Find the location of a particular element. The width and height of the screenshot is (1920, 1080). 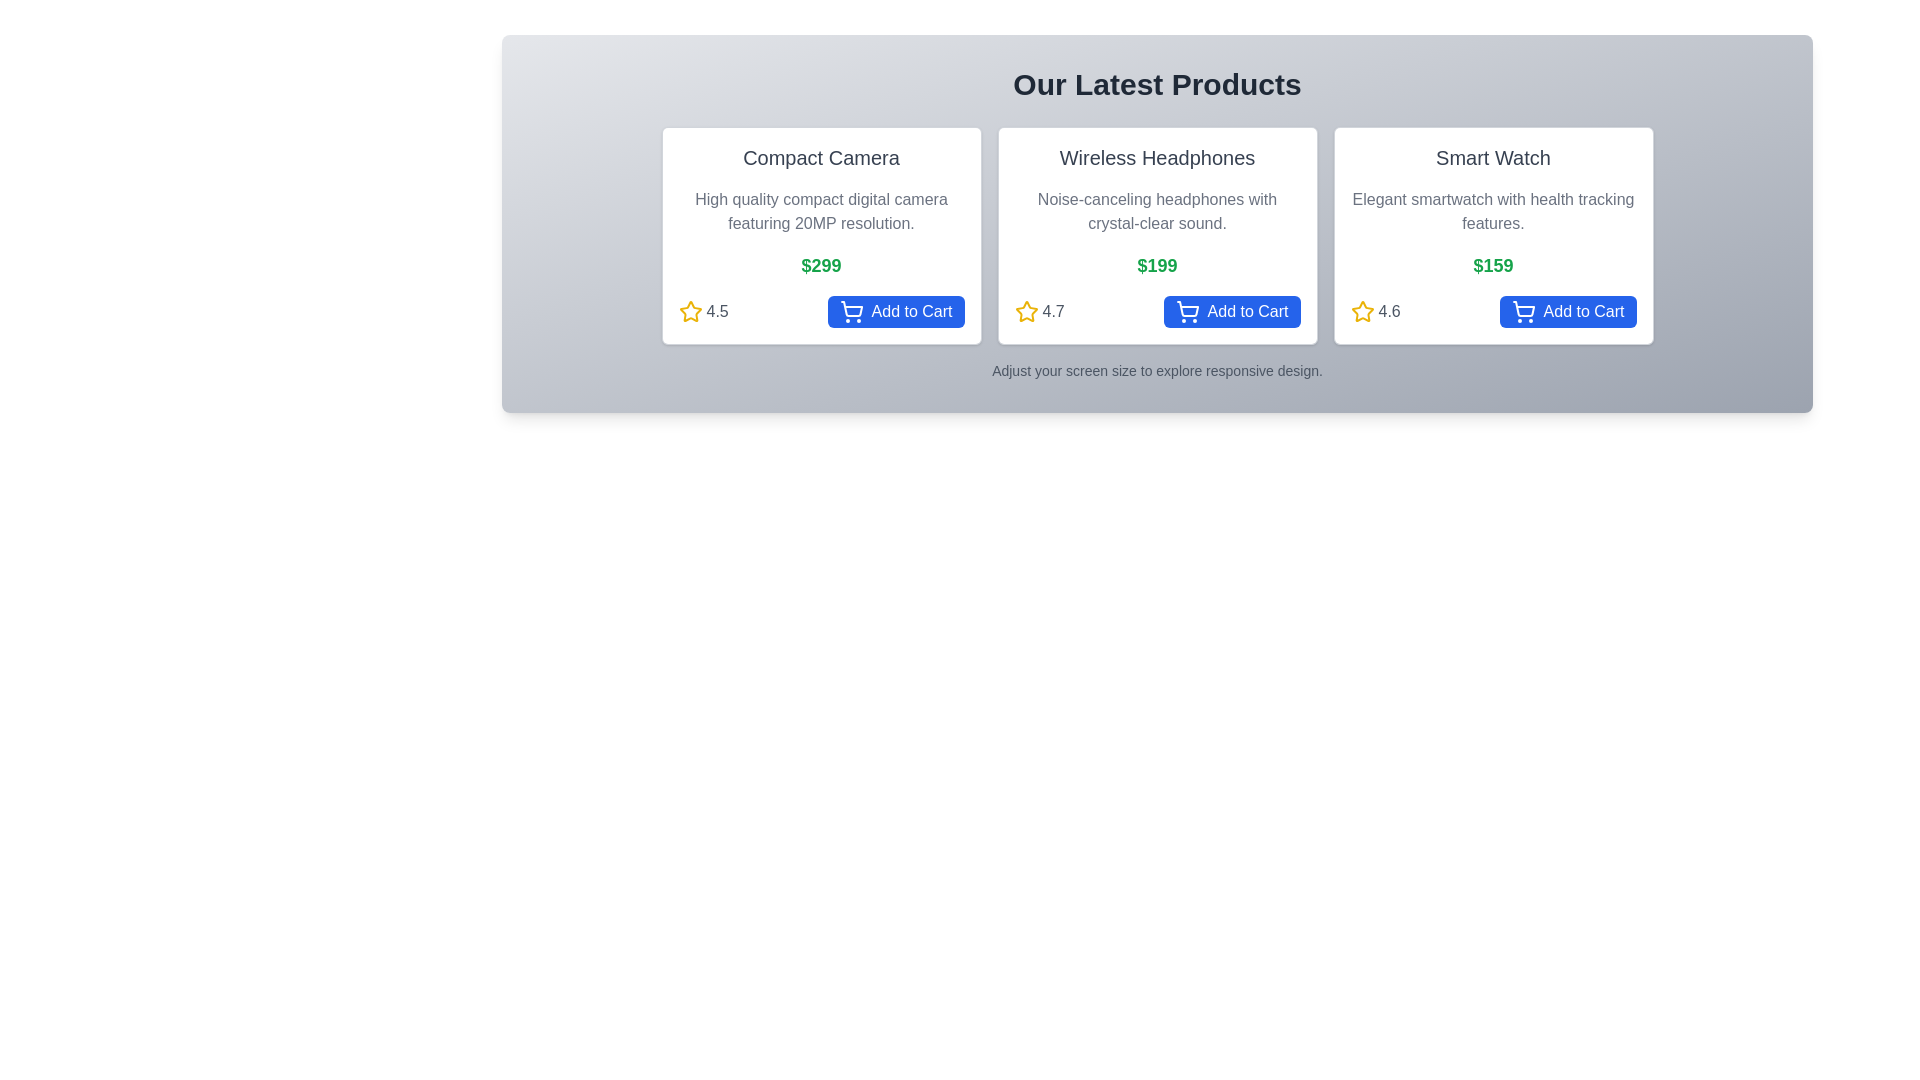

the descriptive text 'High quality compact digital camera featuring 20MP resolution.' within the product card for 'Compact Camera' is located at coordinates (821, 212).